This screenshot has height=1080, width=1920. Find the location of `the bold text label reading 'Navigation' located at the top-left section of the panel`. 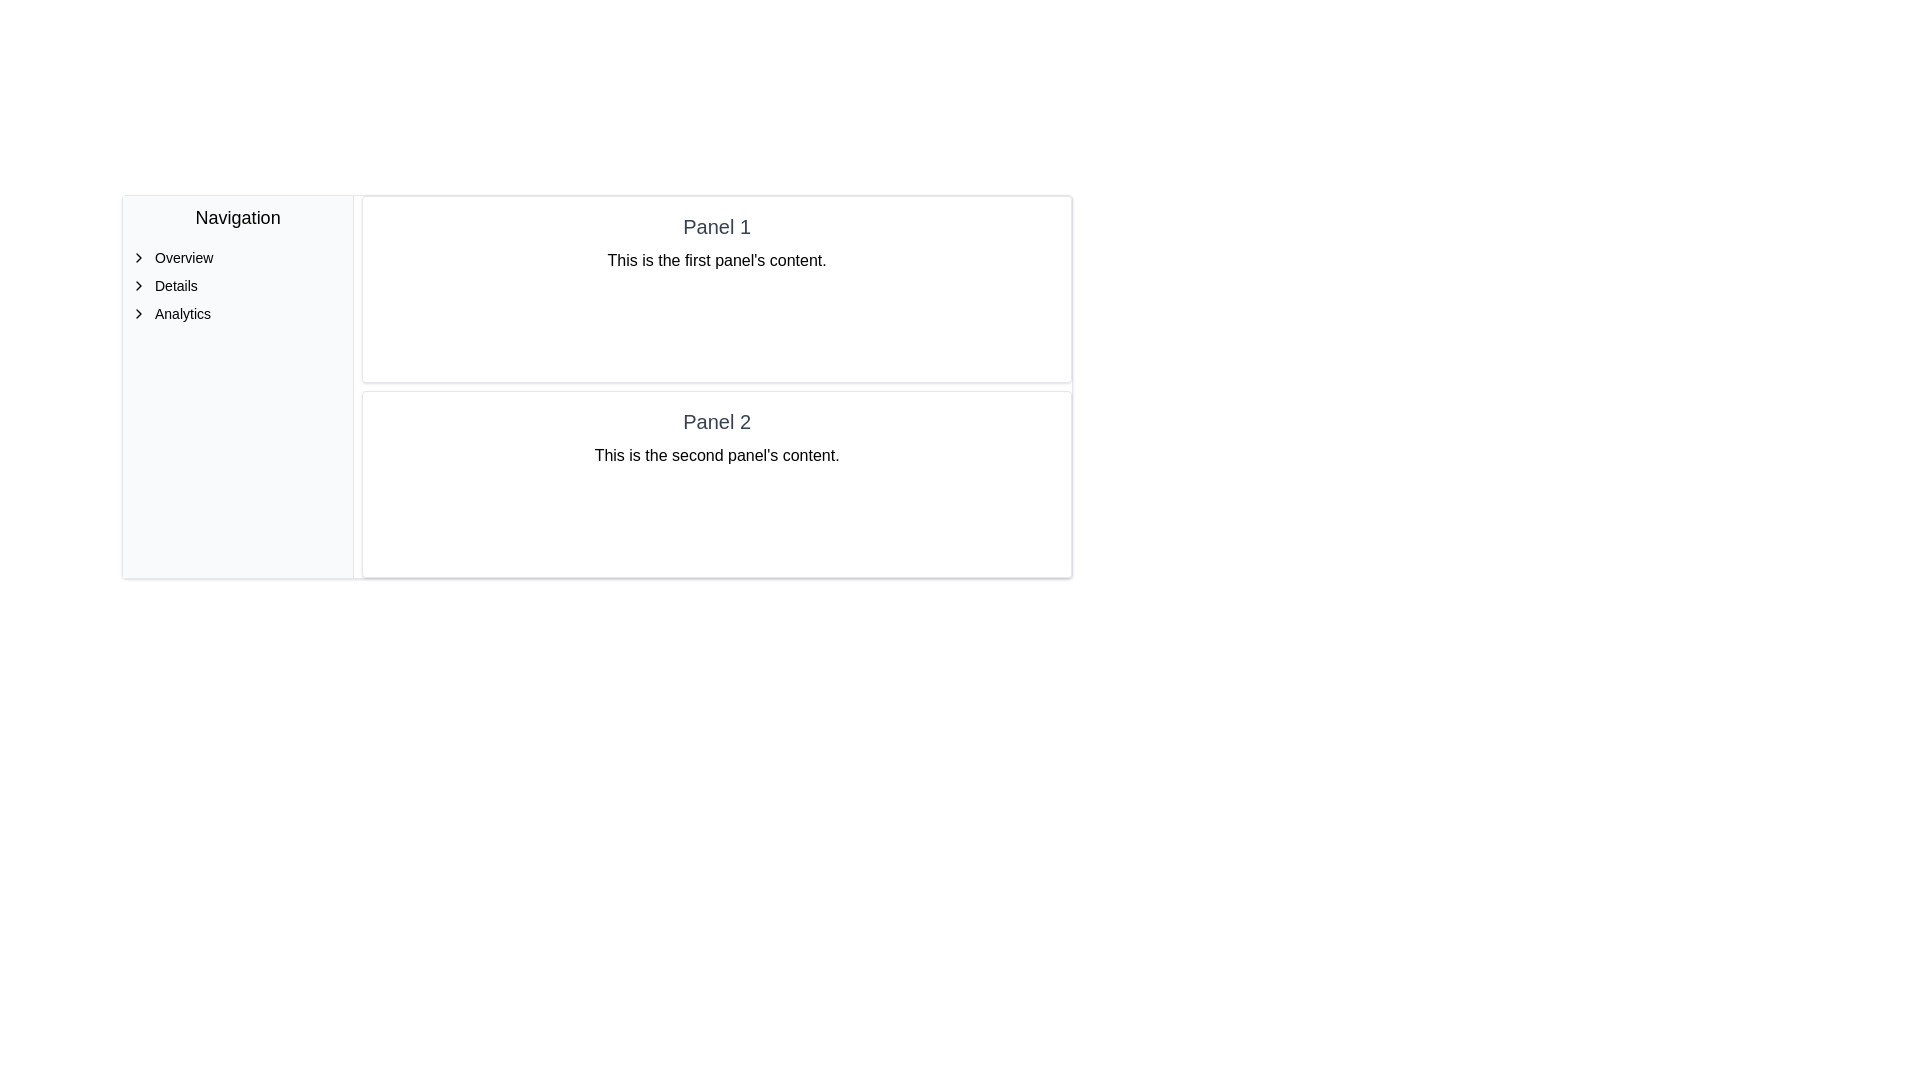

the bold text label reading 'Navigation' located at the top-left section of the panel is located at coordinates (238, 218).